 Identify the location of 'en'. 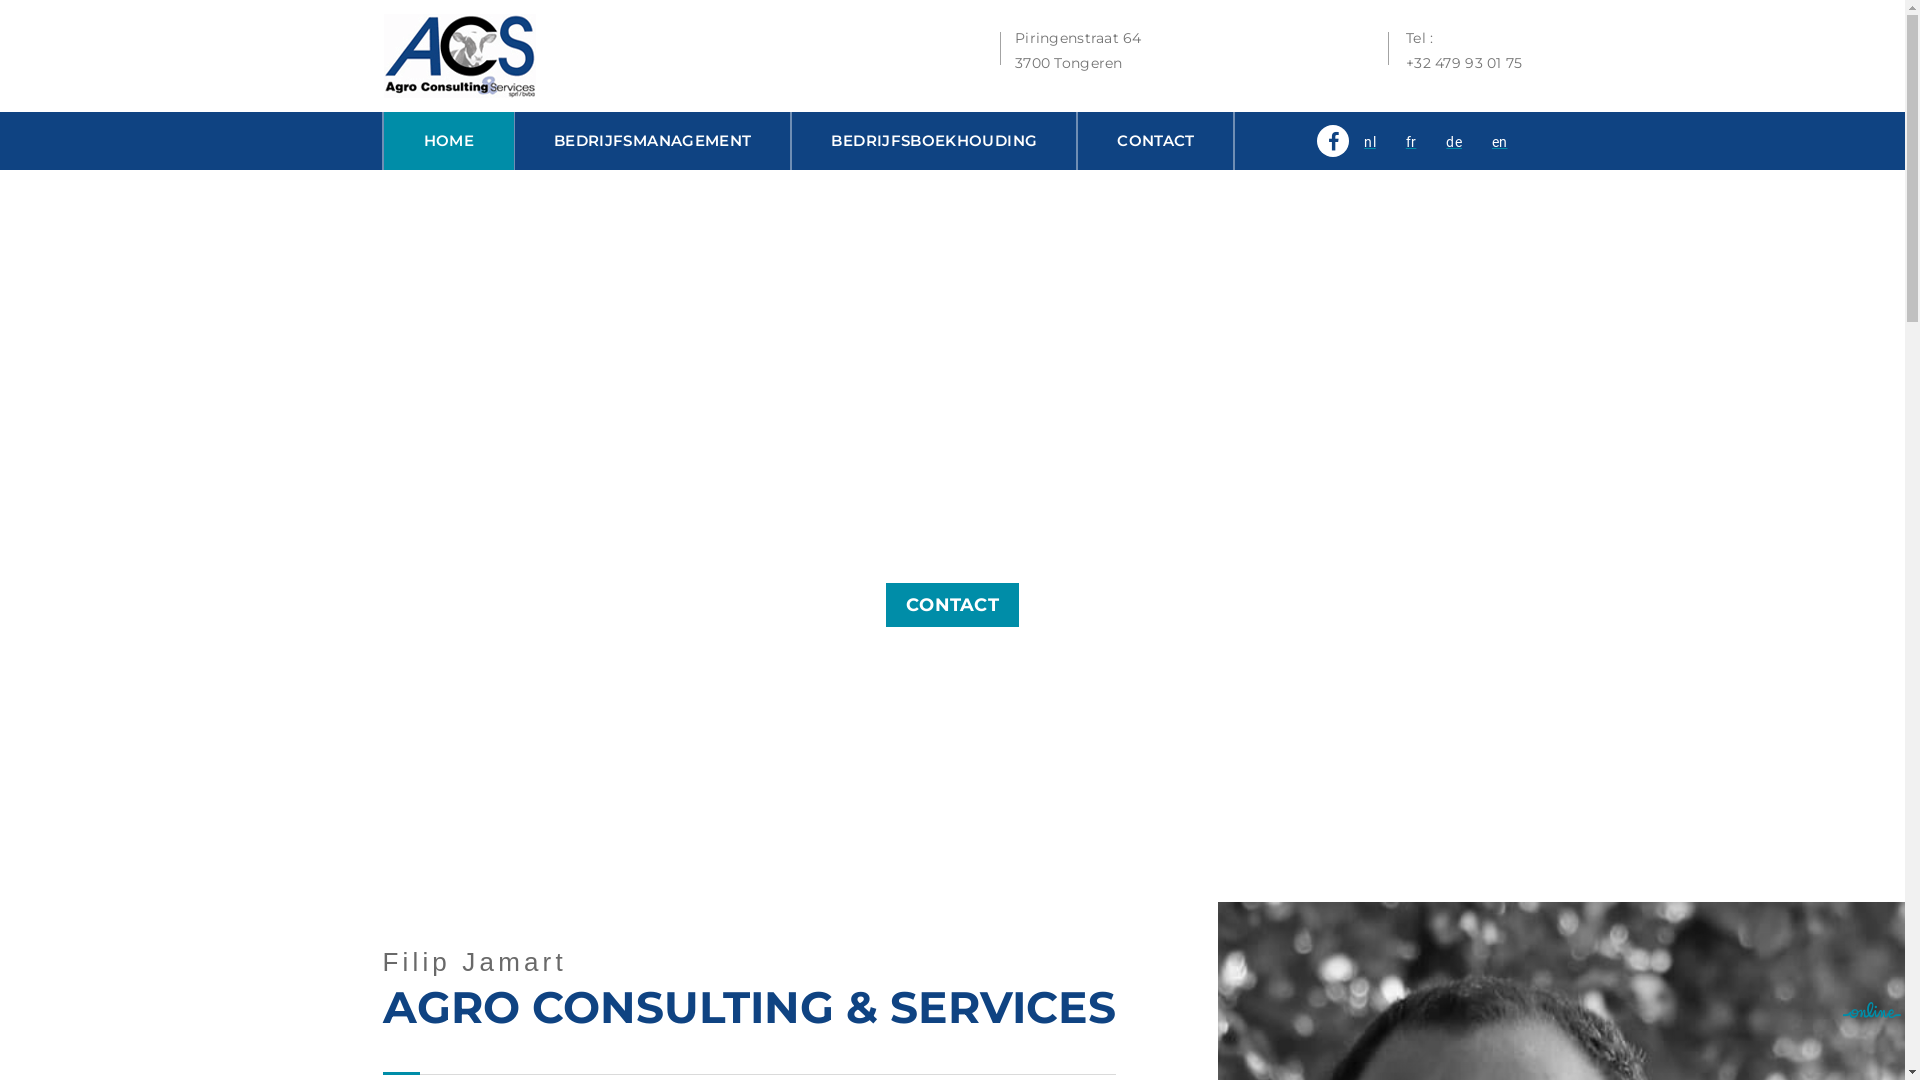
(1499, 141).